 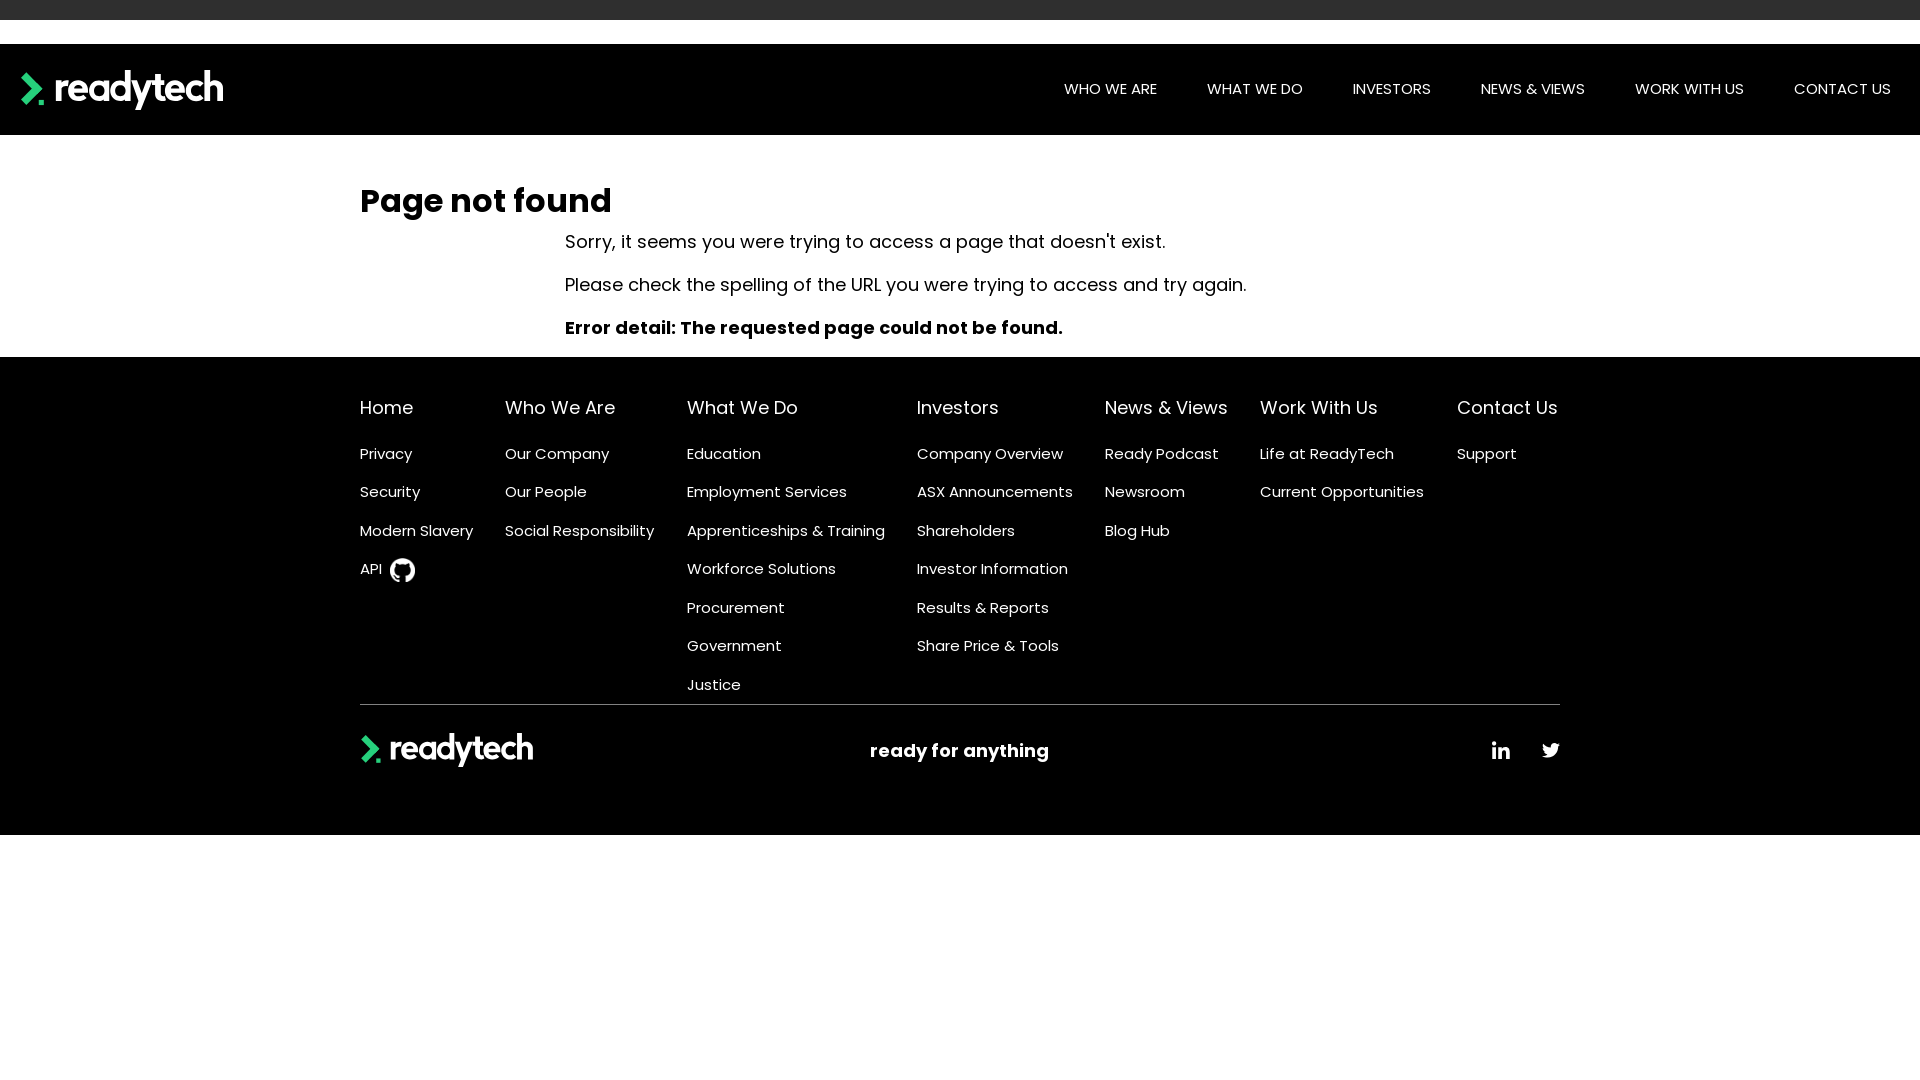 I want to click on 'Workforce Solutions', so click(x=686, y=569).